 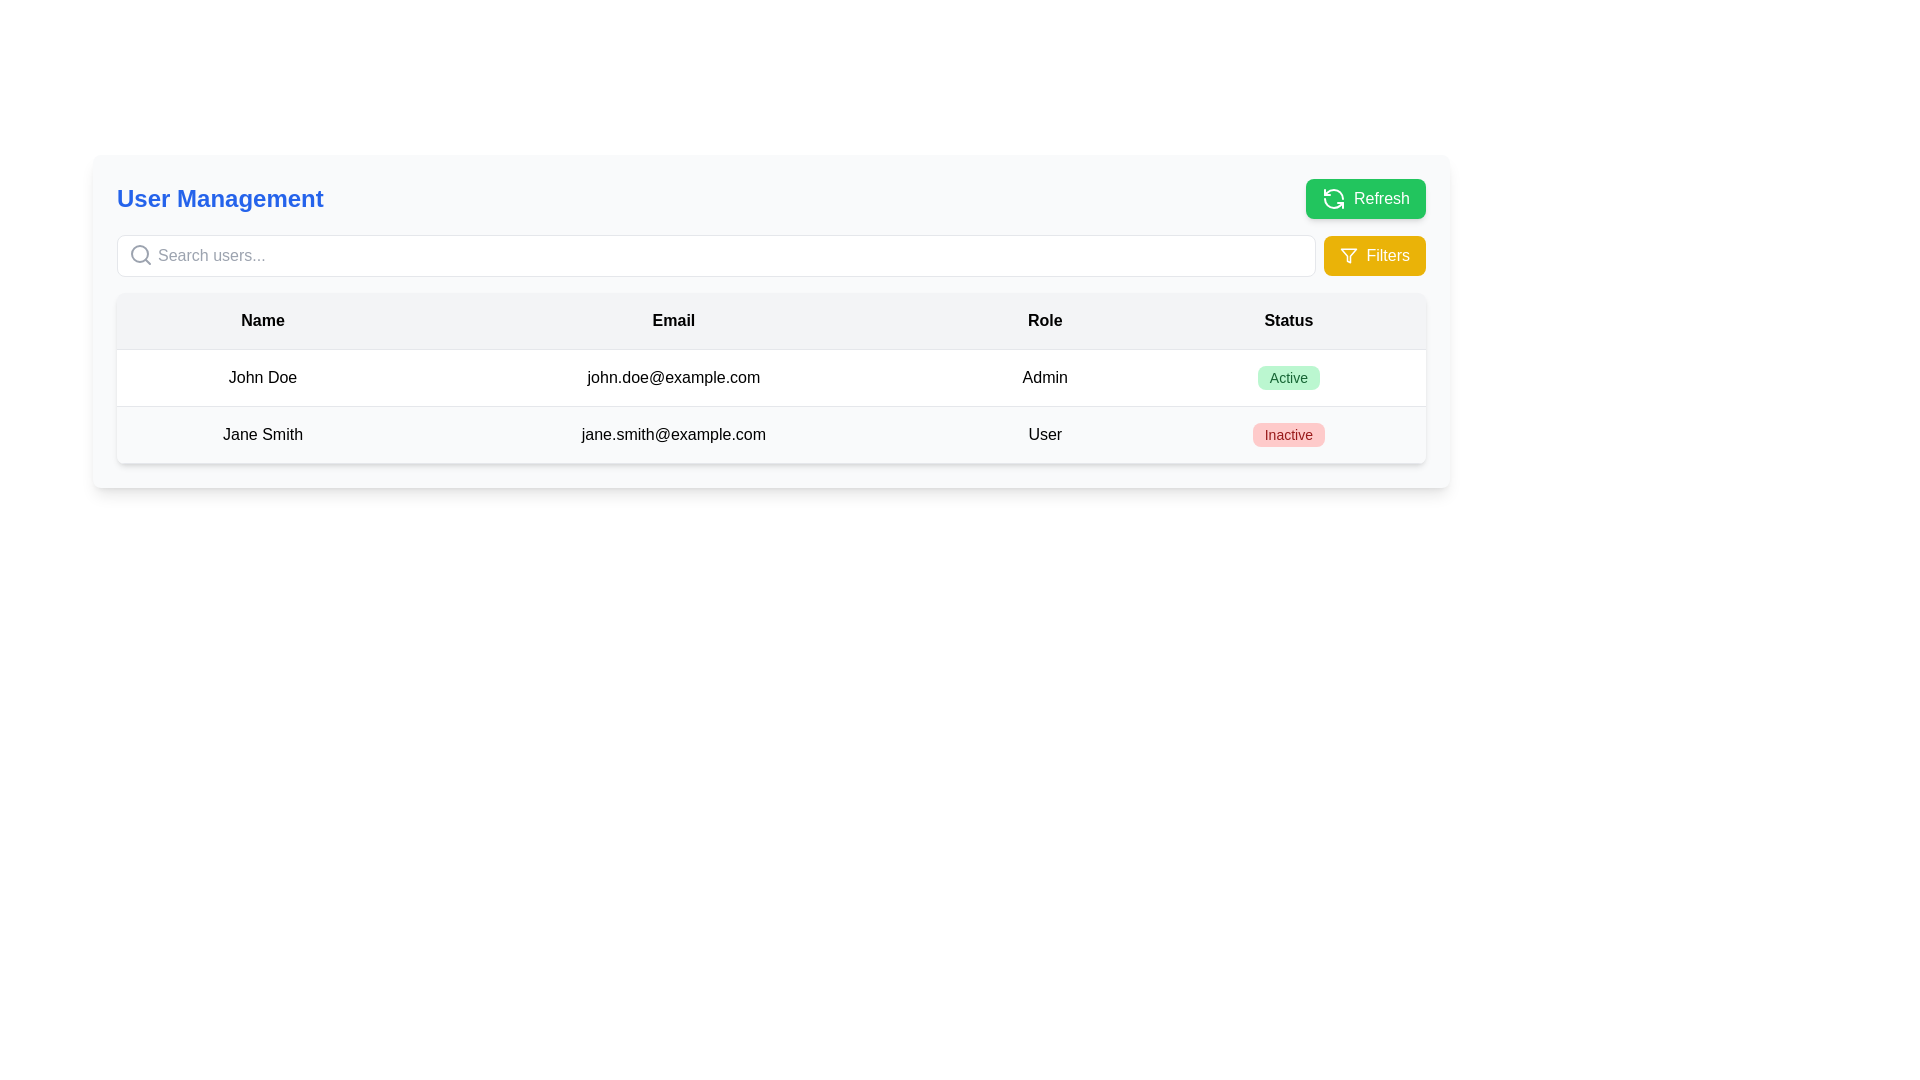 I want to click on the text label displaying 'Jane Smith', which is located in the first column of the second row under the 'User Management' header, so click(x=262, y=434).